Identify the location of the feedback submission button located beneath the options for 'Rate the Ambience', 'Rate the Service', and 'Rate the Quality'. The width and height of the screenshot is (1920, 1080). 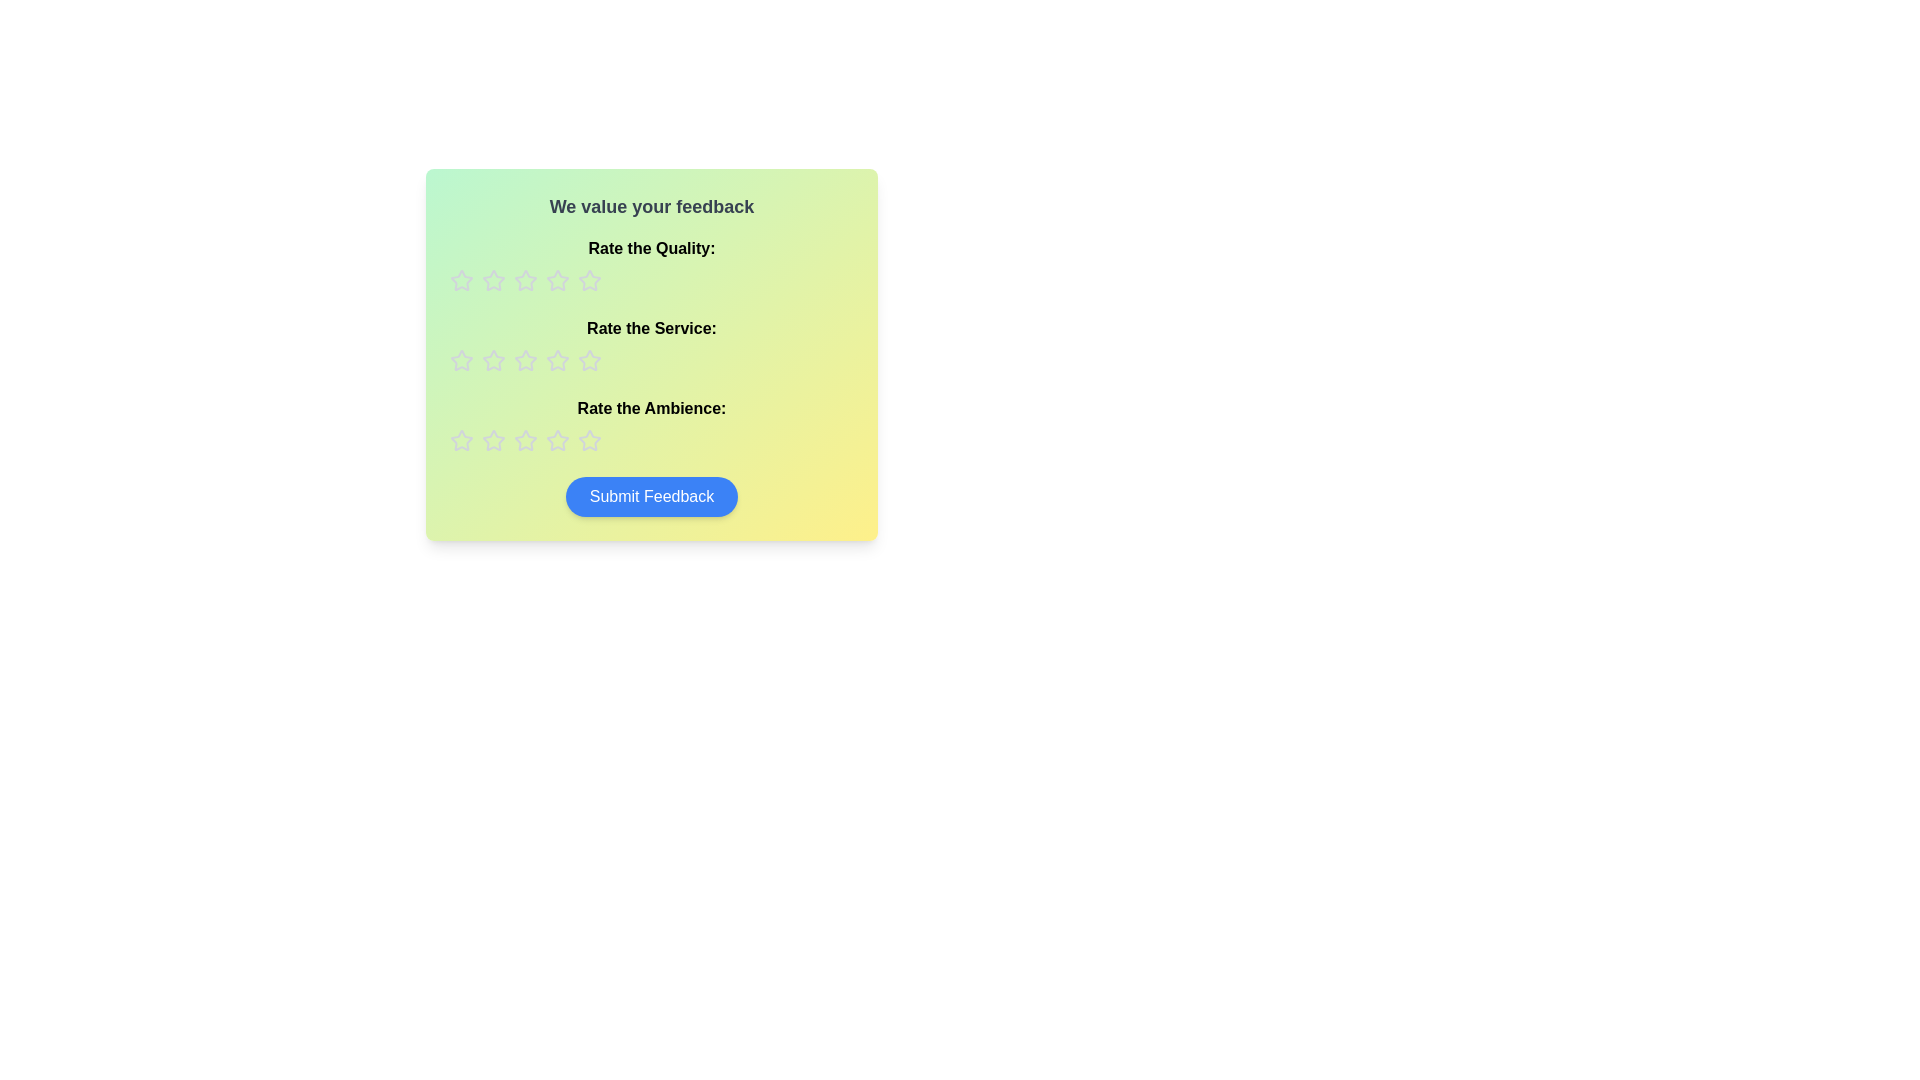
(652, 496).